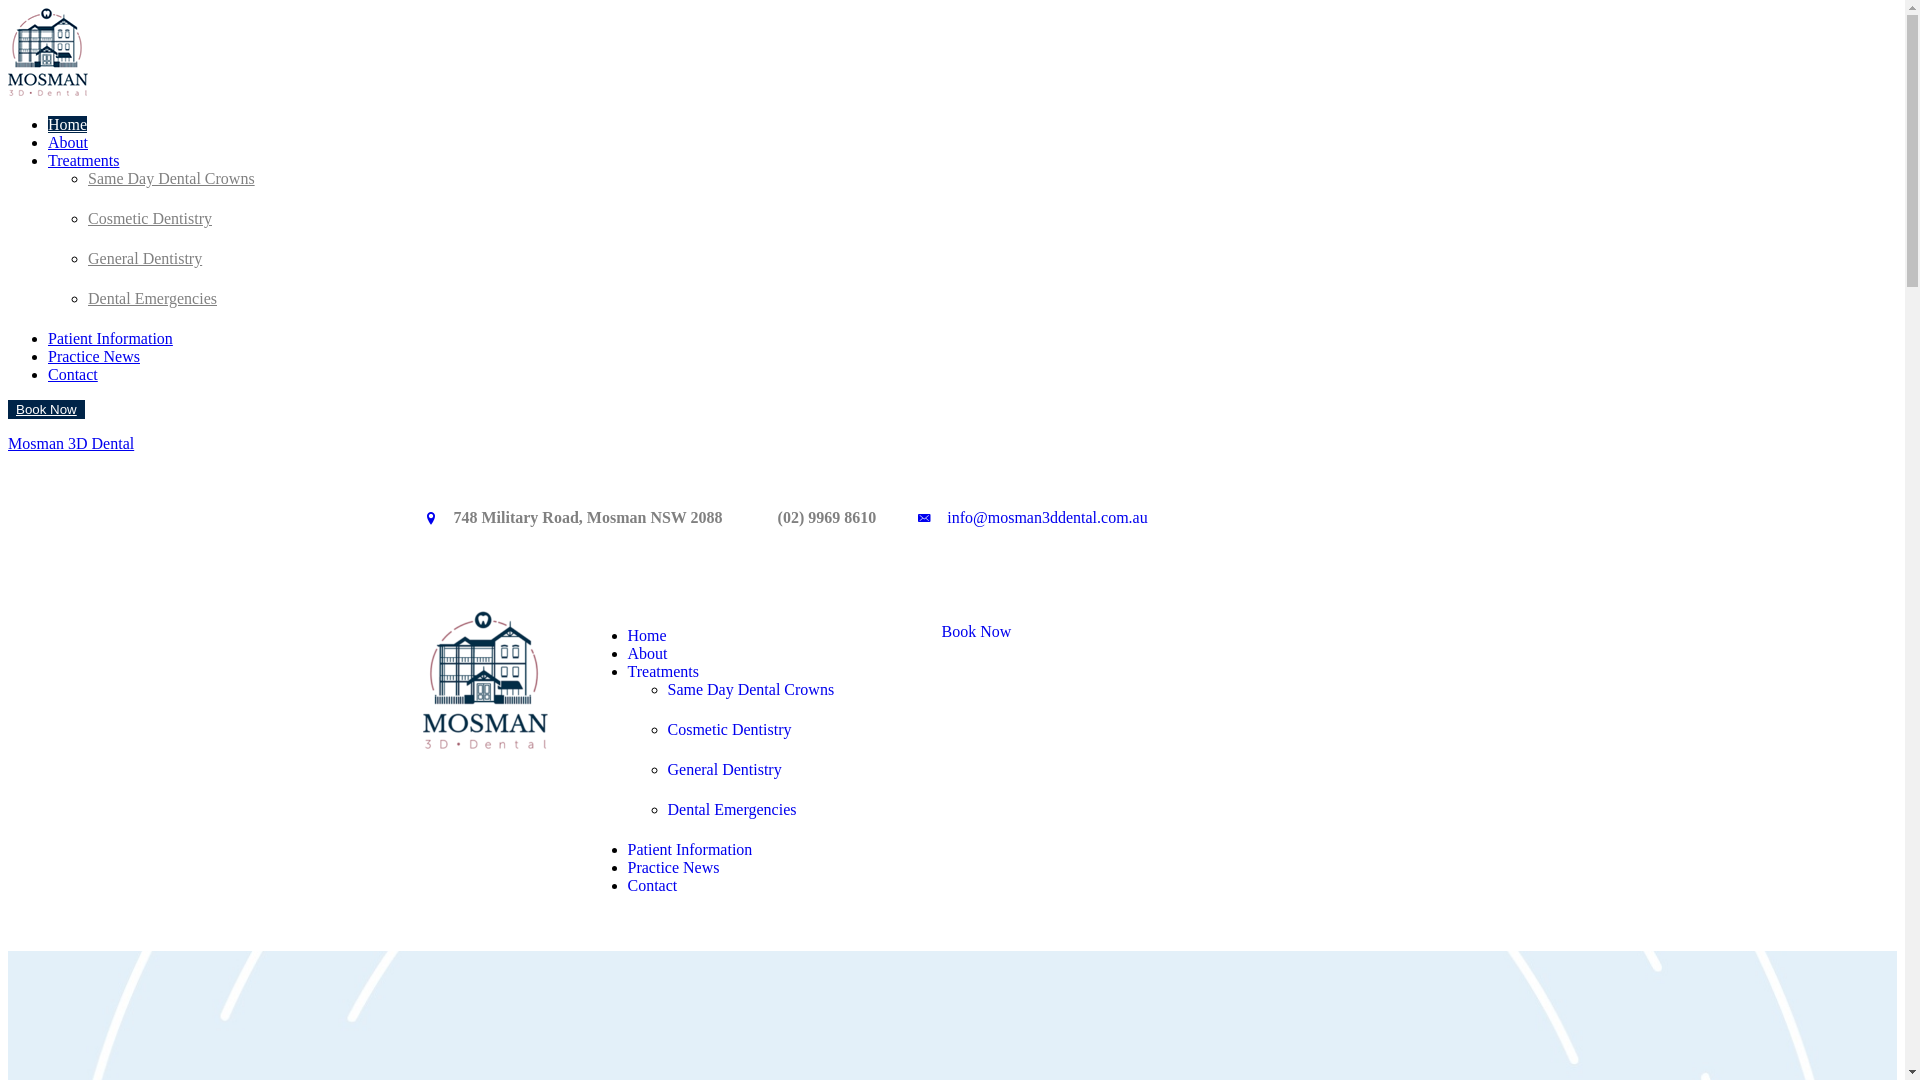 This screenshot has height=1080, width=1920. What do you see at coordinates (71, 442) in the screenshot?
I see `'Mosman 3D Dental'` at bounding box center [71, 442].